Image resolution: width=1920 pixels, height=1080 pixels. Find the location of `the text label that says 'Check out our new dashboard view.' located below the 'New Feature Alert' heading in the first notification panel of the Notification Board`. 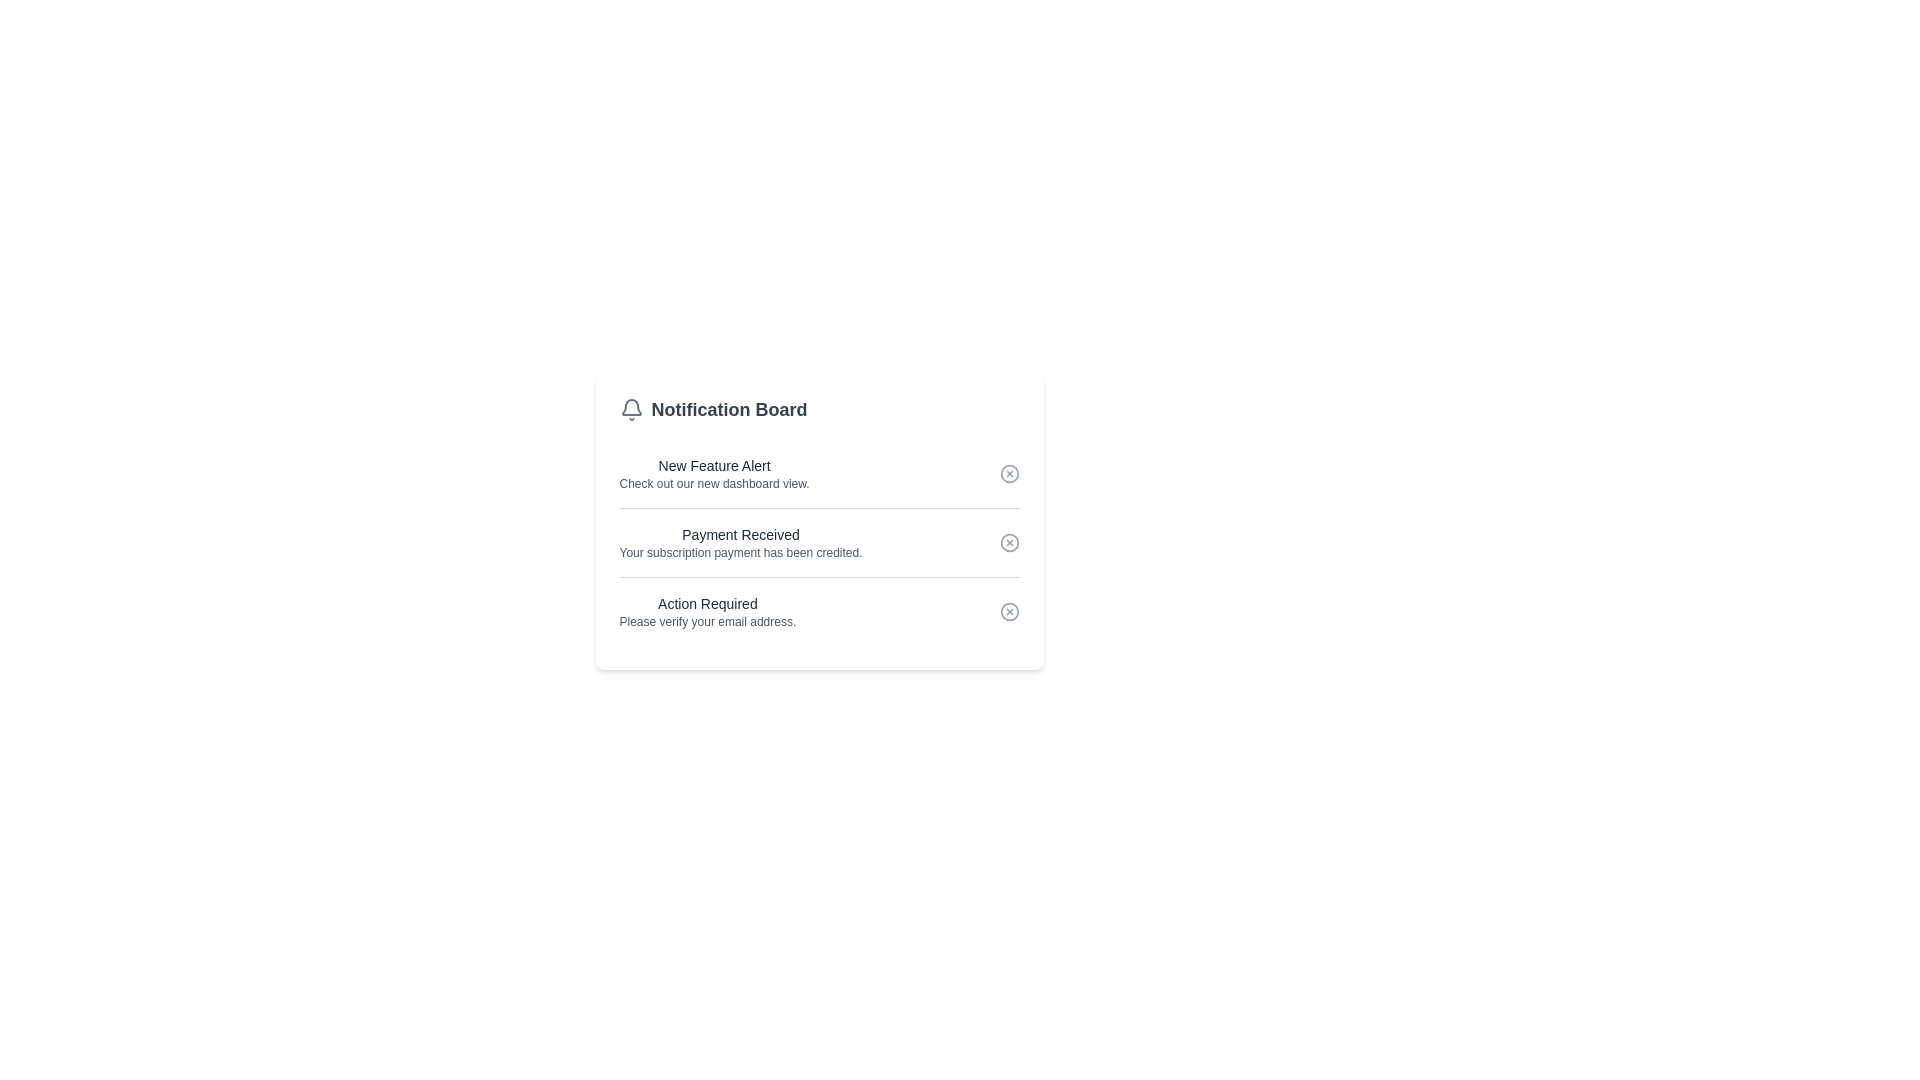

the text label that says 'Check out our new dashboard view.' located below the 'New Feature Alert' heading in the first notification panel of the Notification Board is located at coordinates (714, 483).